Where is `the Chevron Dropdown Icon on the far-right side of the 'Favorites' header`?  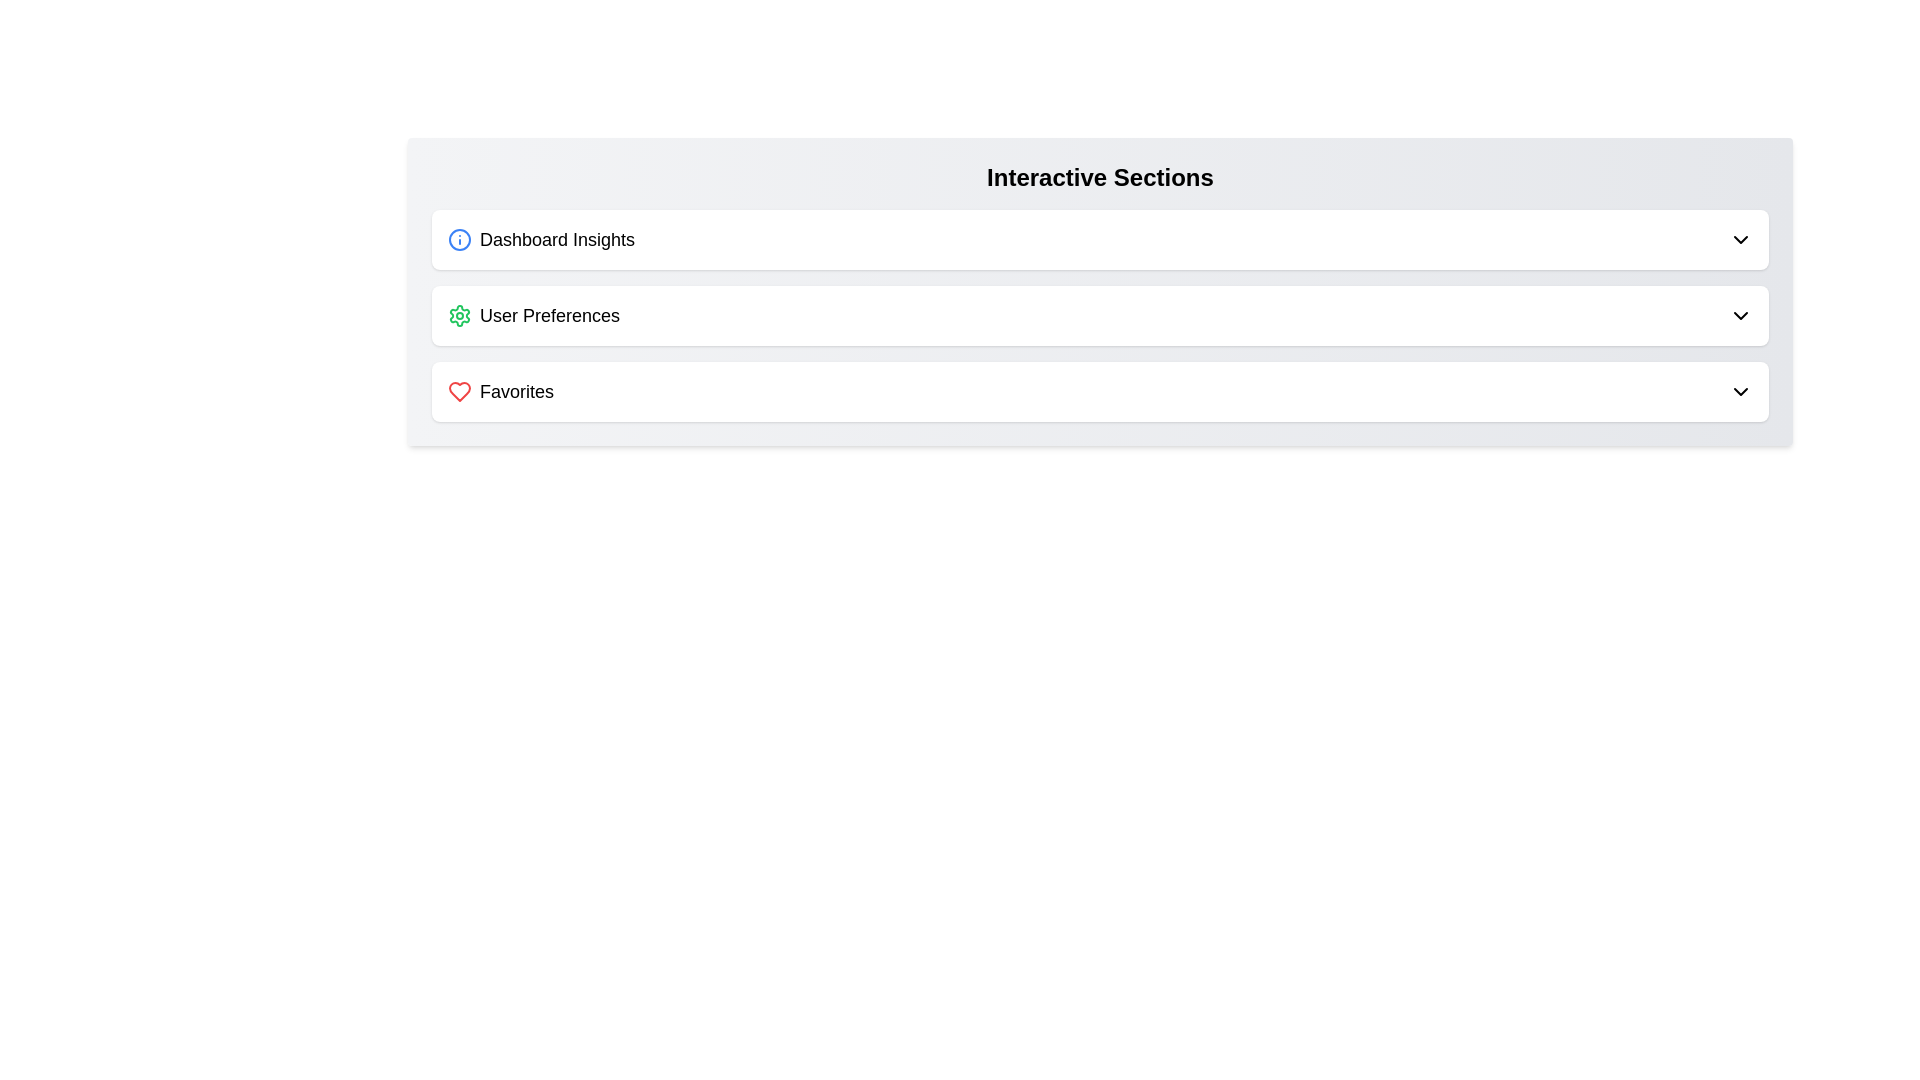
the Chevron Dropdown Icon on the far-right side of the 'Favorites' header is located at coordinates (1740, 392).